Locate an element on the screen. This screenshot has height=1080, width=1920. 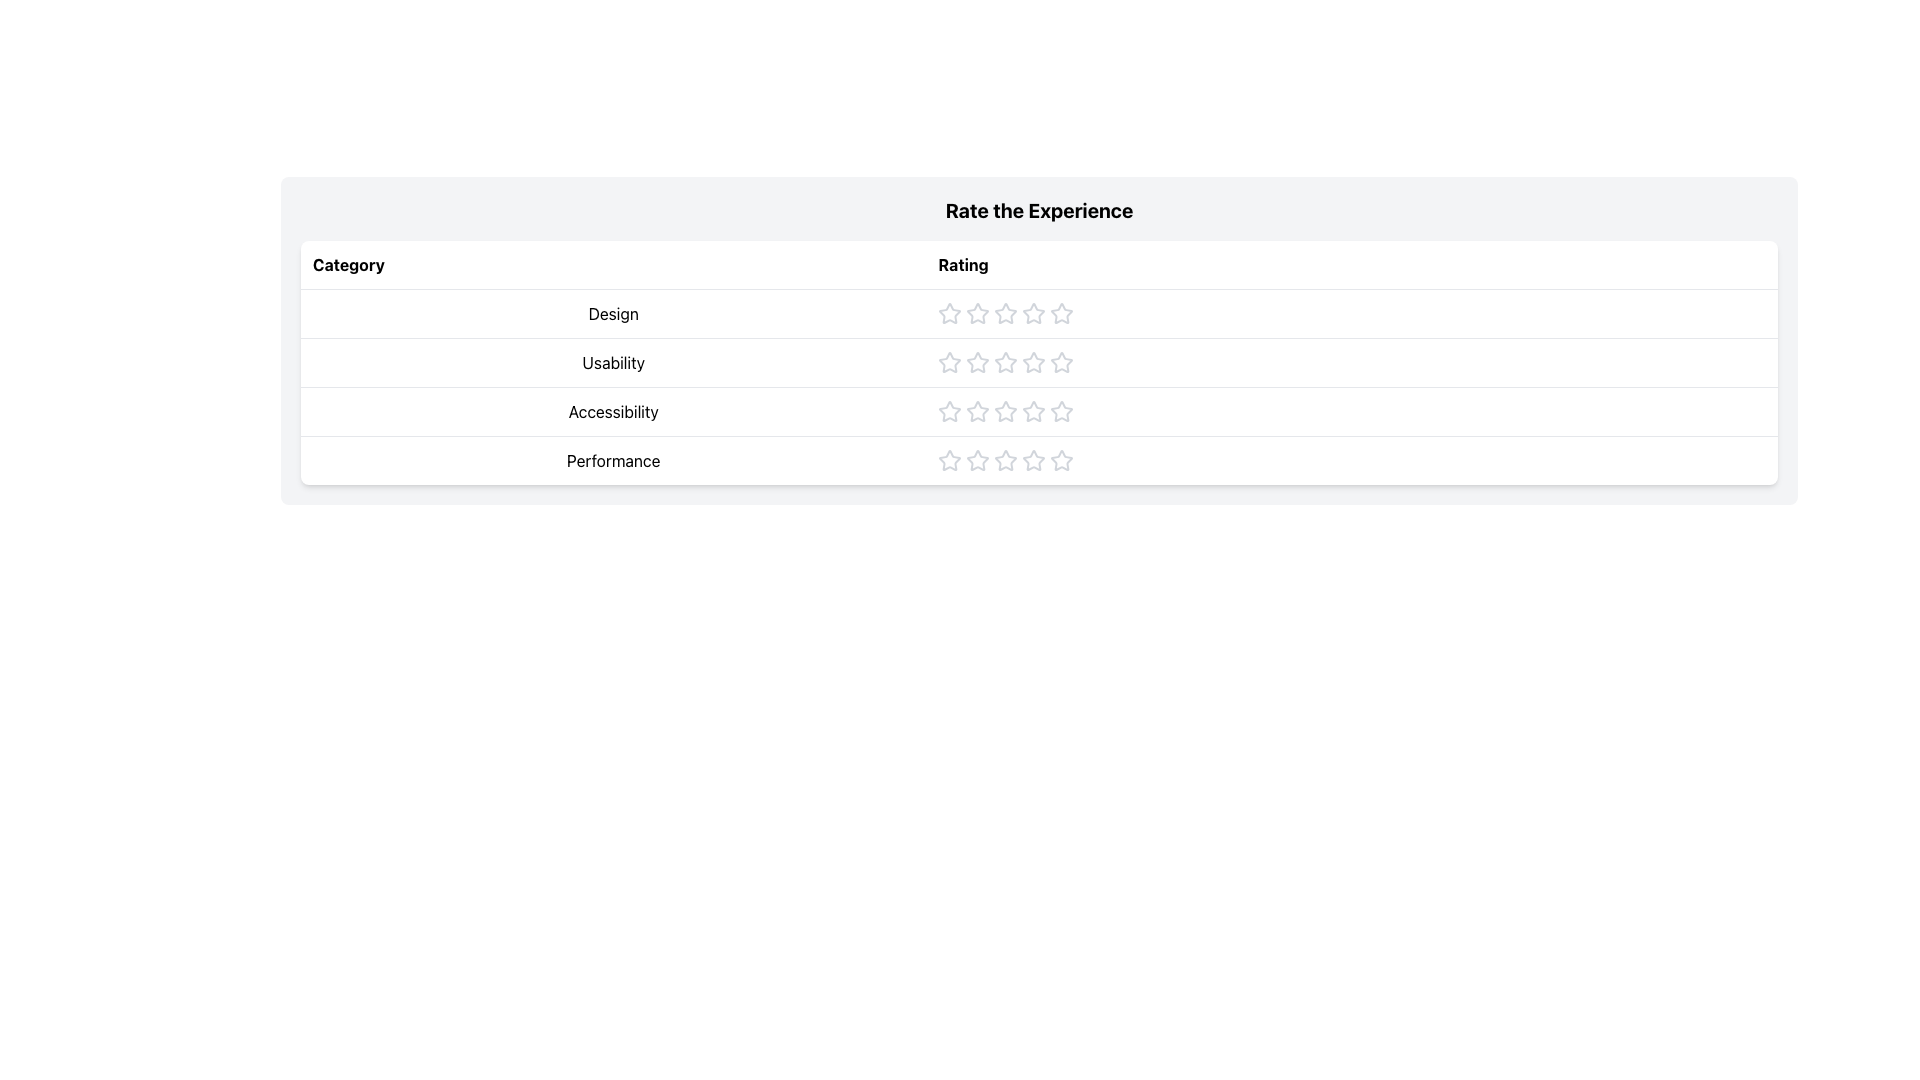
the fourth star-shaped rating icon in the 'Performance' row of the rating table for visual feedback is located at coordinates (1006, 461).